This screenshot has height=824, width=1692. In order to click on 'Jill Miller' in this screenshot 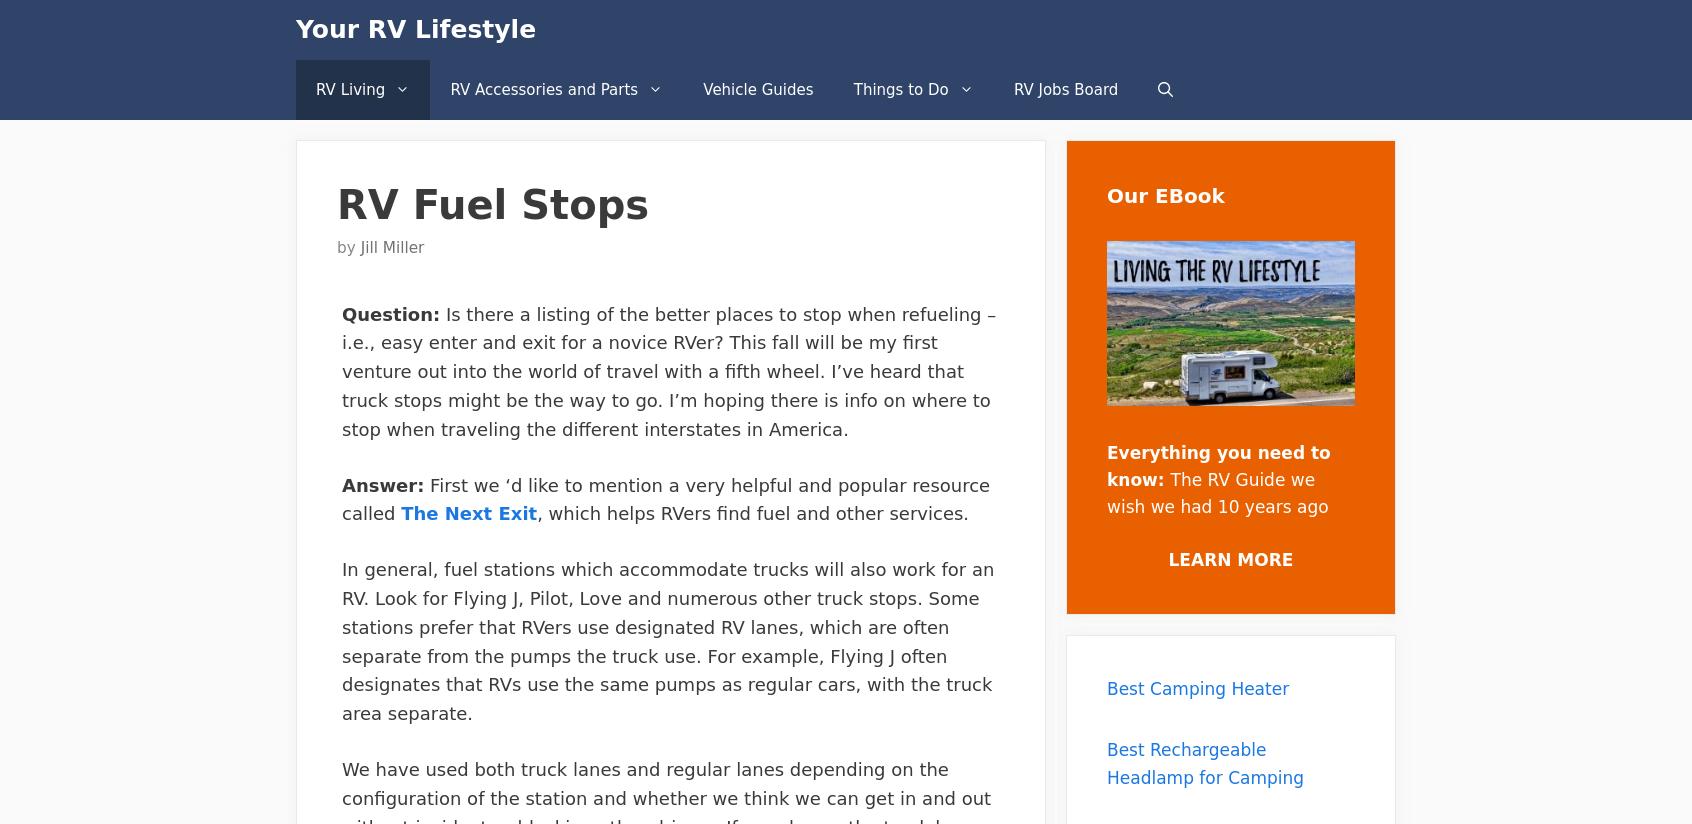, I will do `click(392, 247)`.